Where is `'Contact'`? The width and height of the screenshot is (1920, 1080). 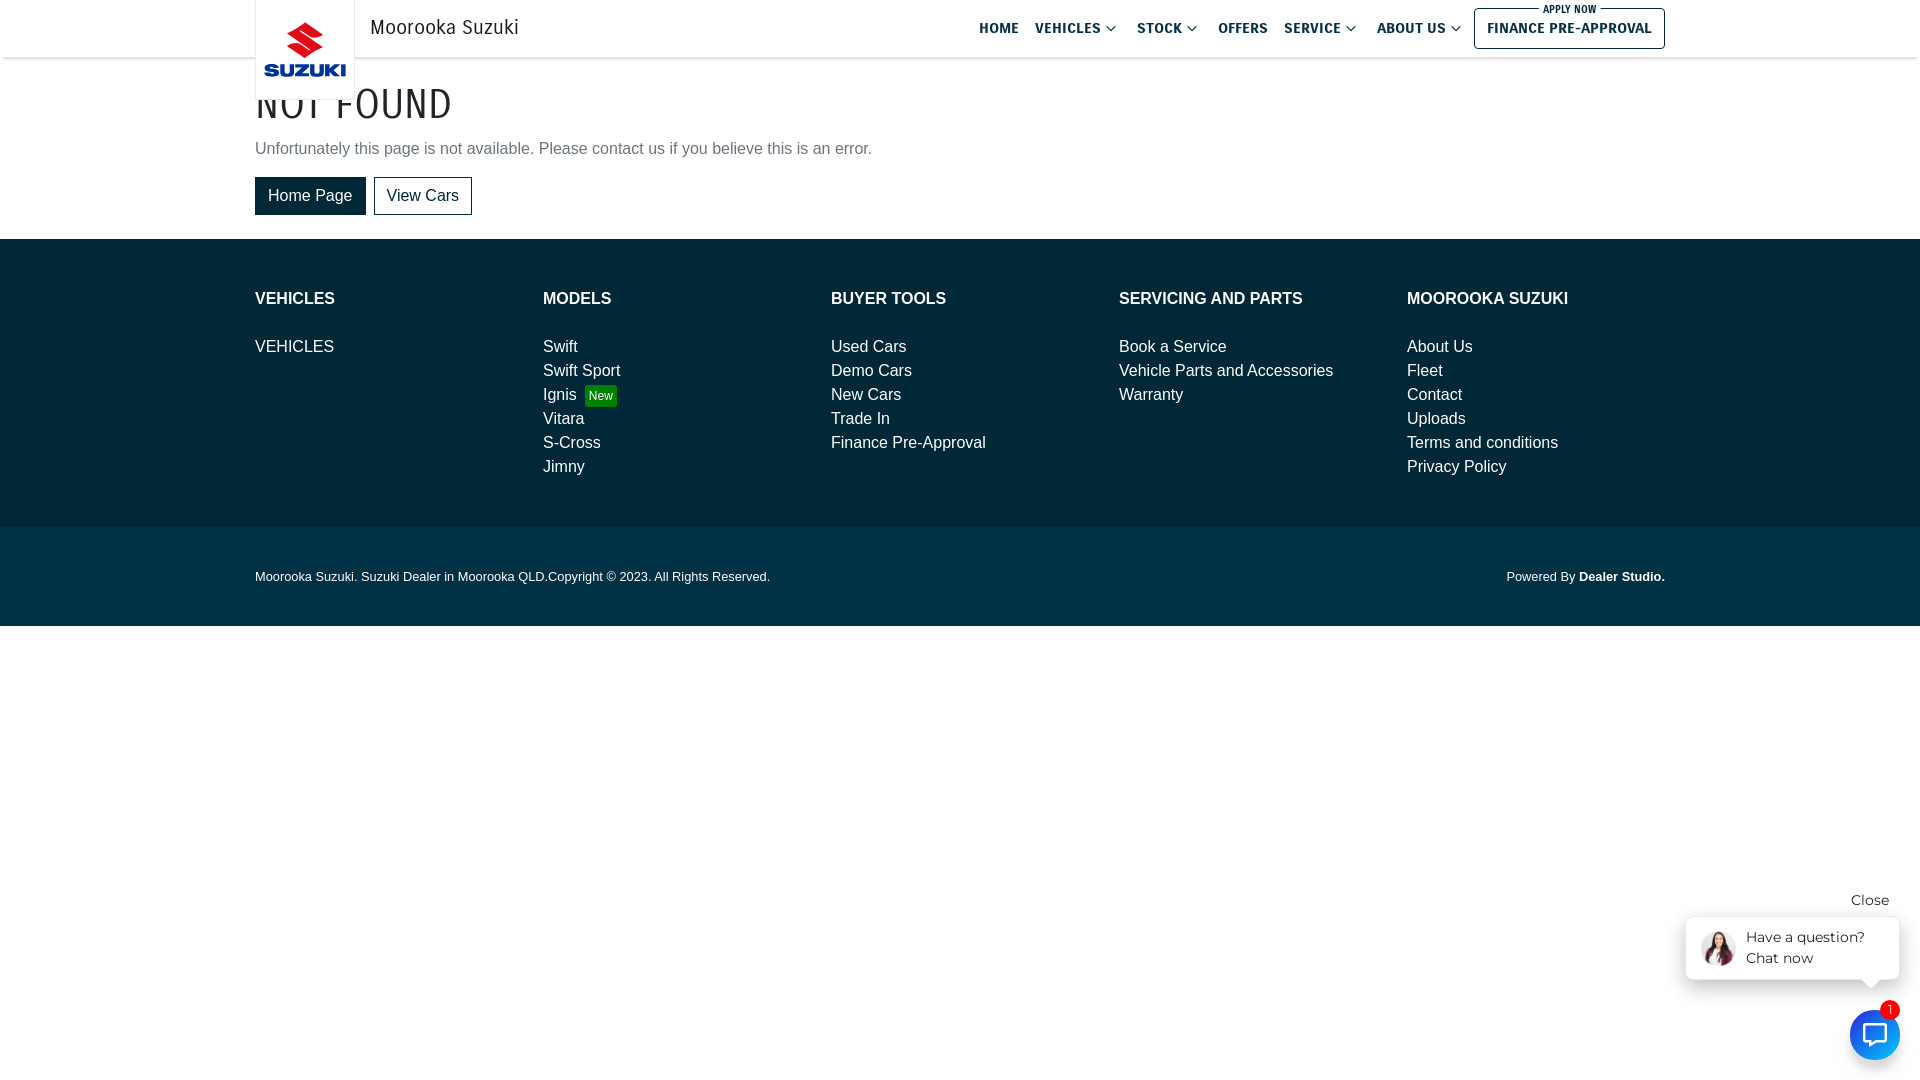
'Contact' is located at coordinates (1405, 394).